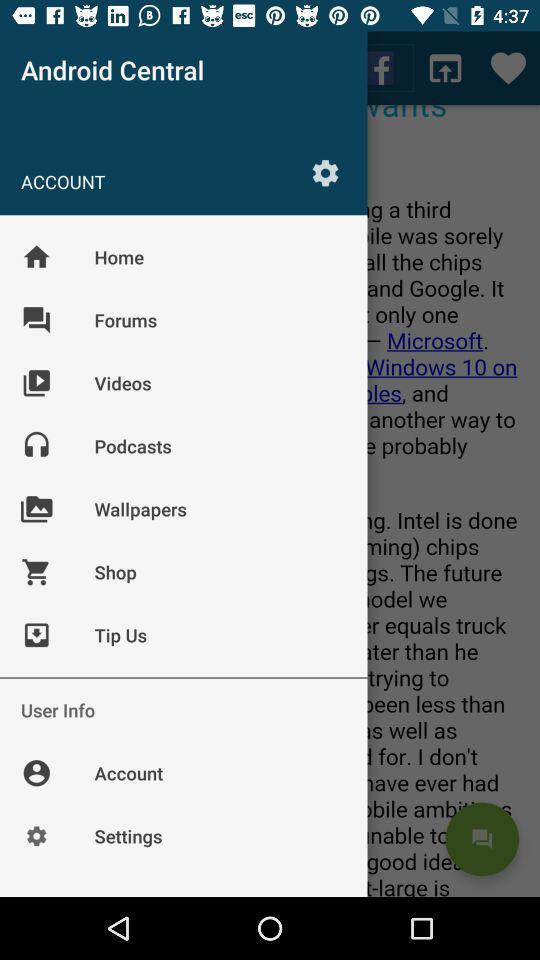 The image size is (540, 960). I want to click on the chat icon, so click(481, 839).